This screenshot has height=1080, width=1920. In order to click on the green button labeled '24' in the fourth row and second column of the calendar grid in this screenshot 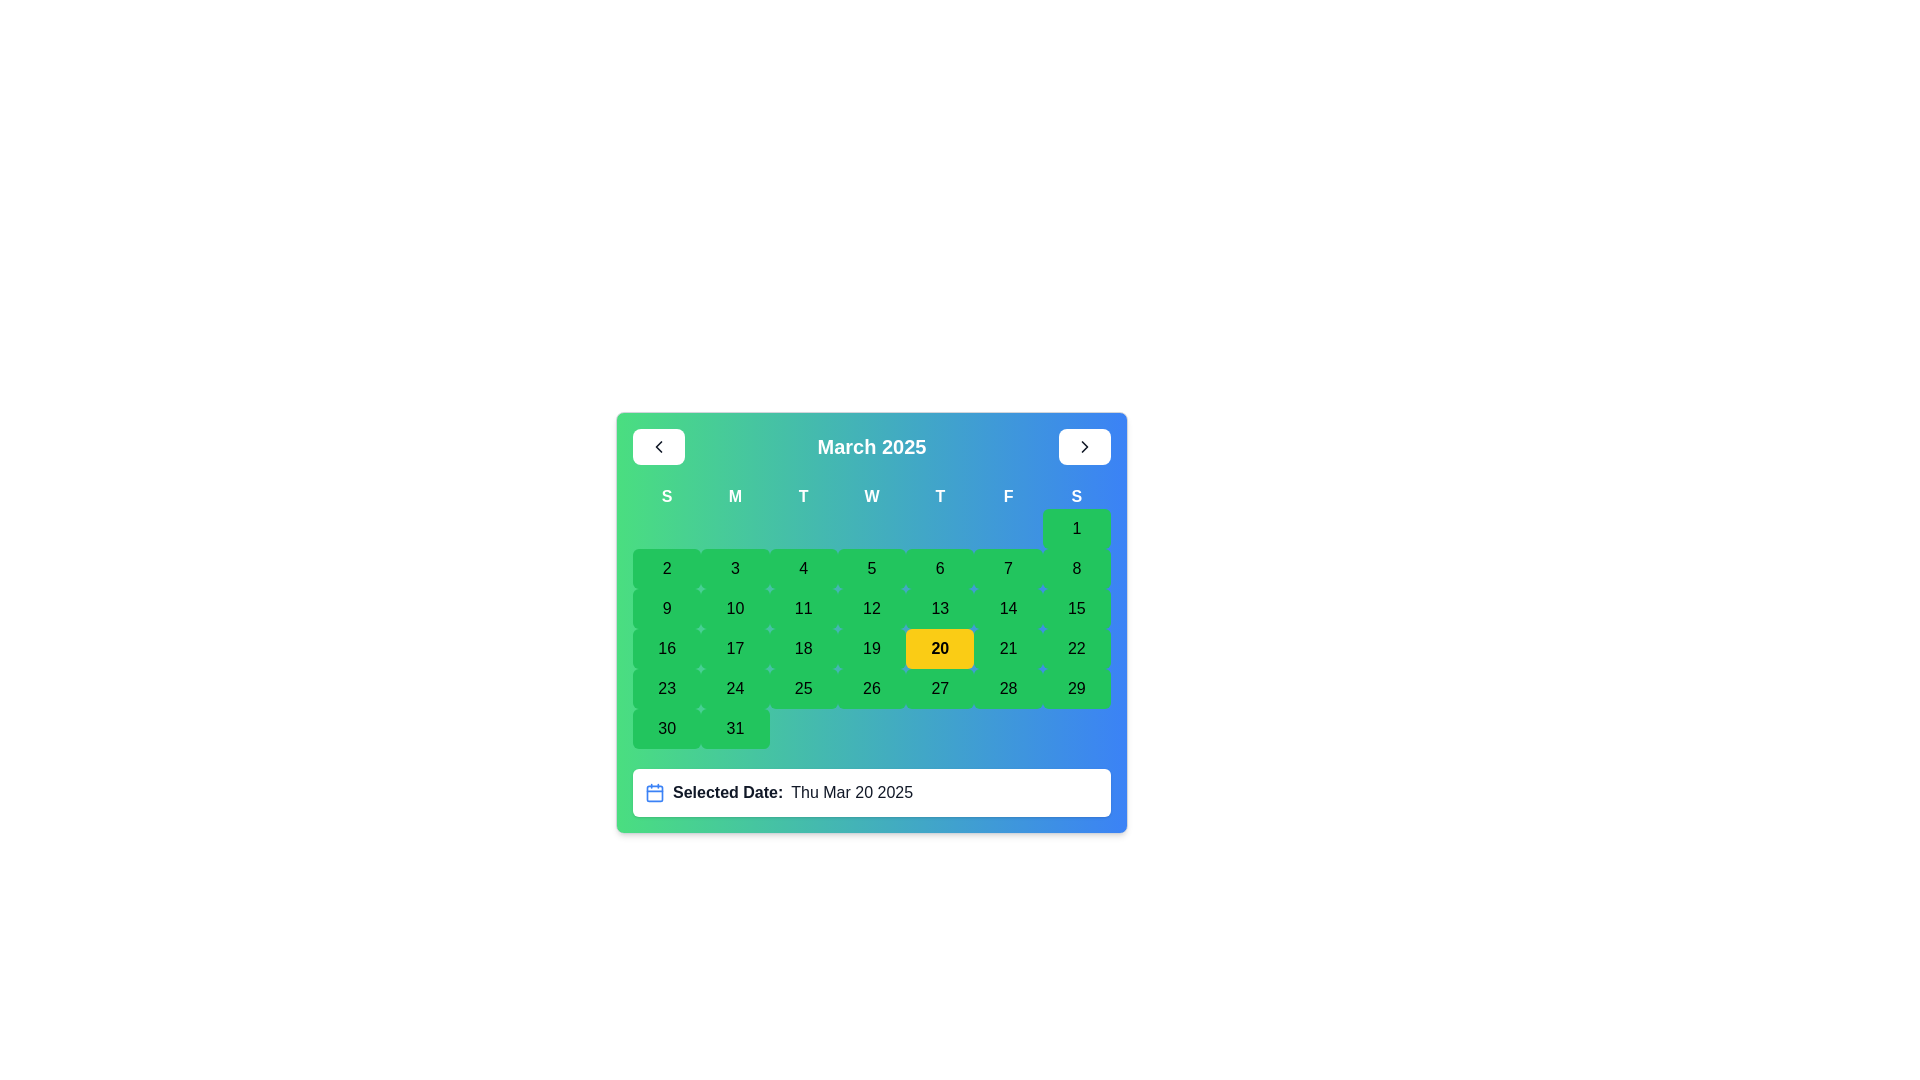, I will do `click(734, 688)`.